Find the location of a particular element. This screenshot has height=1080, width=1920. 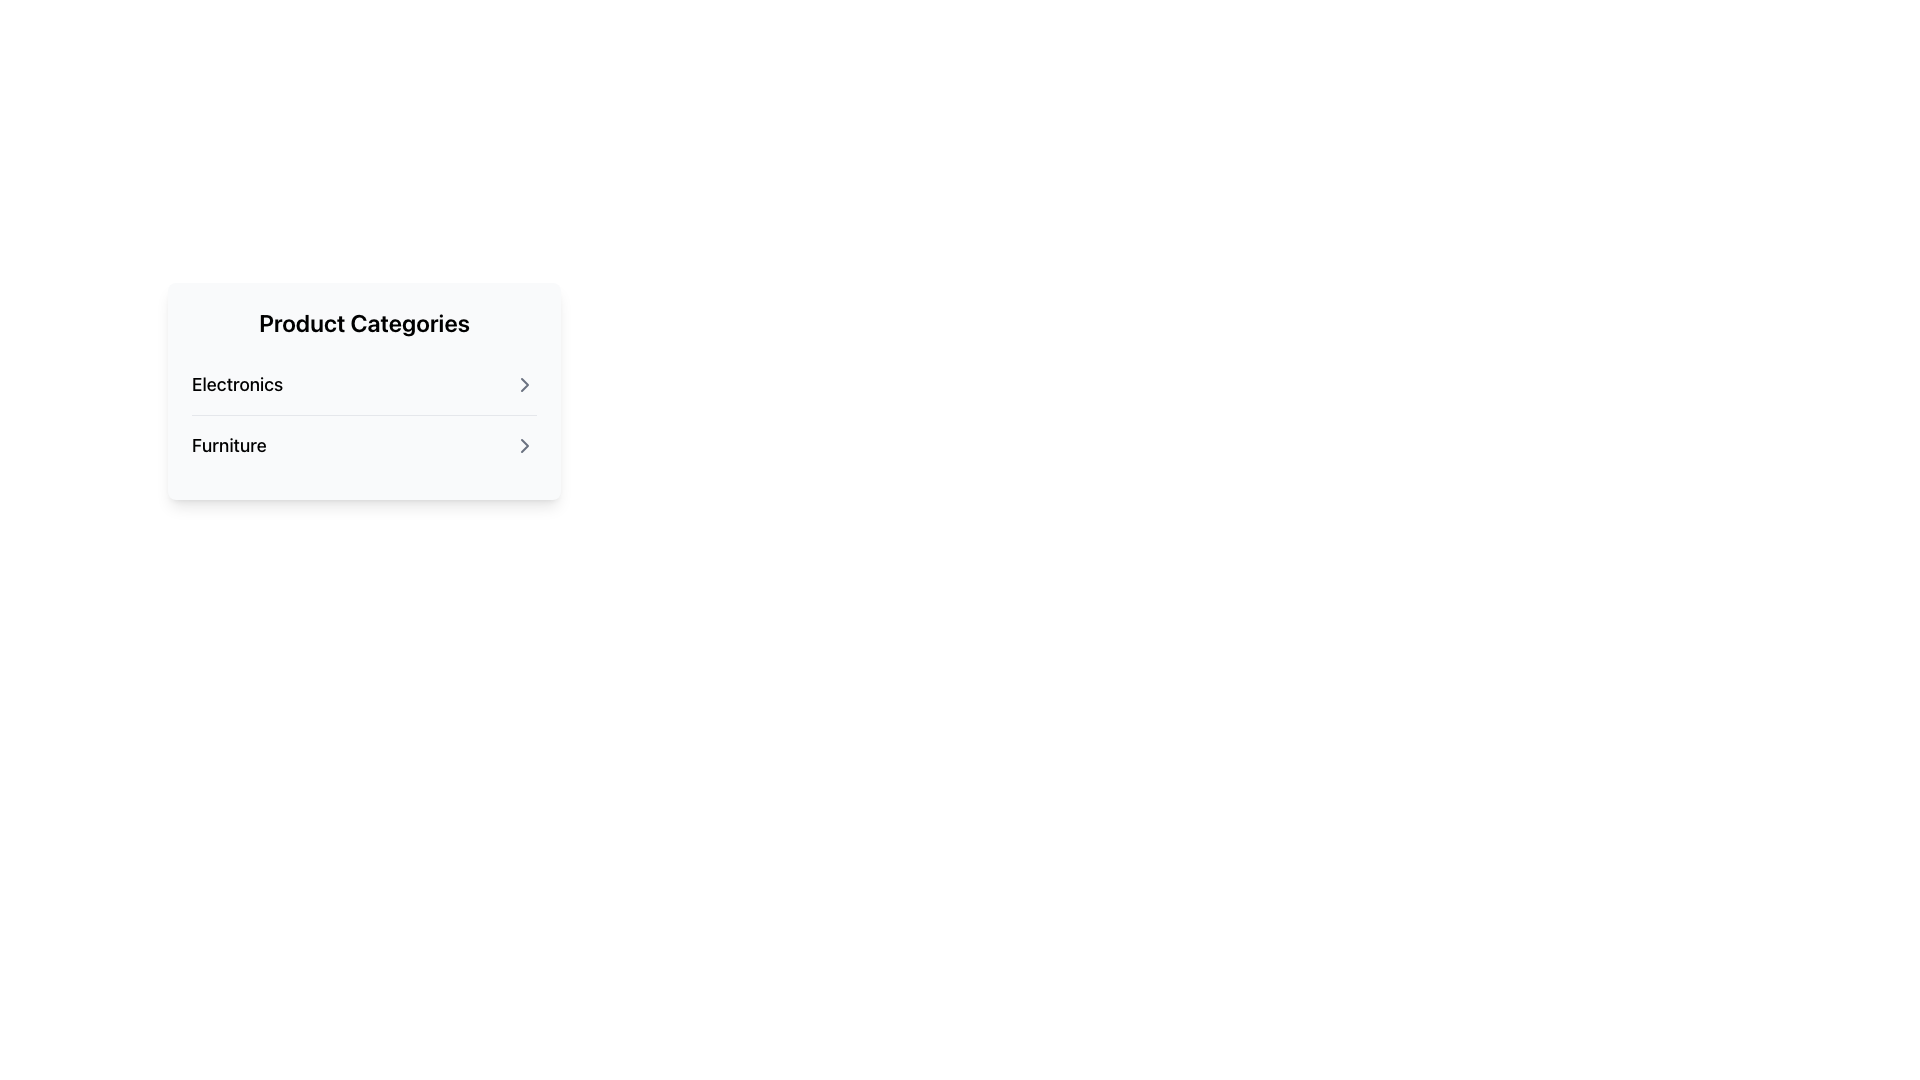

the bold, large-sized text displaying 'Product Categories' which is styled with extra spacing below it and located at the top of a card-like box is located at coordinates (364, 322).